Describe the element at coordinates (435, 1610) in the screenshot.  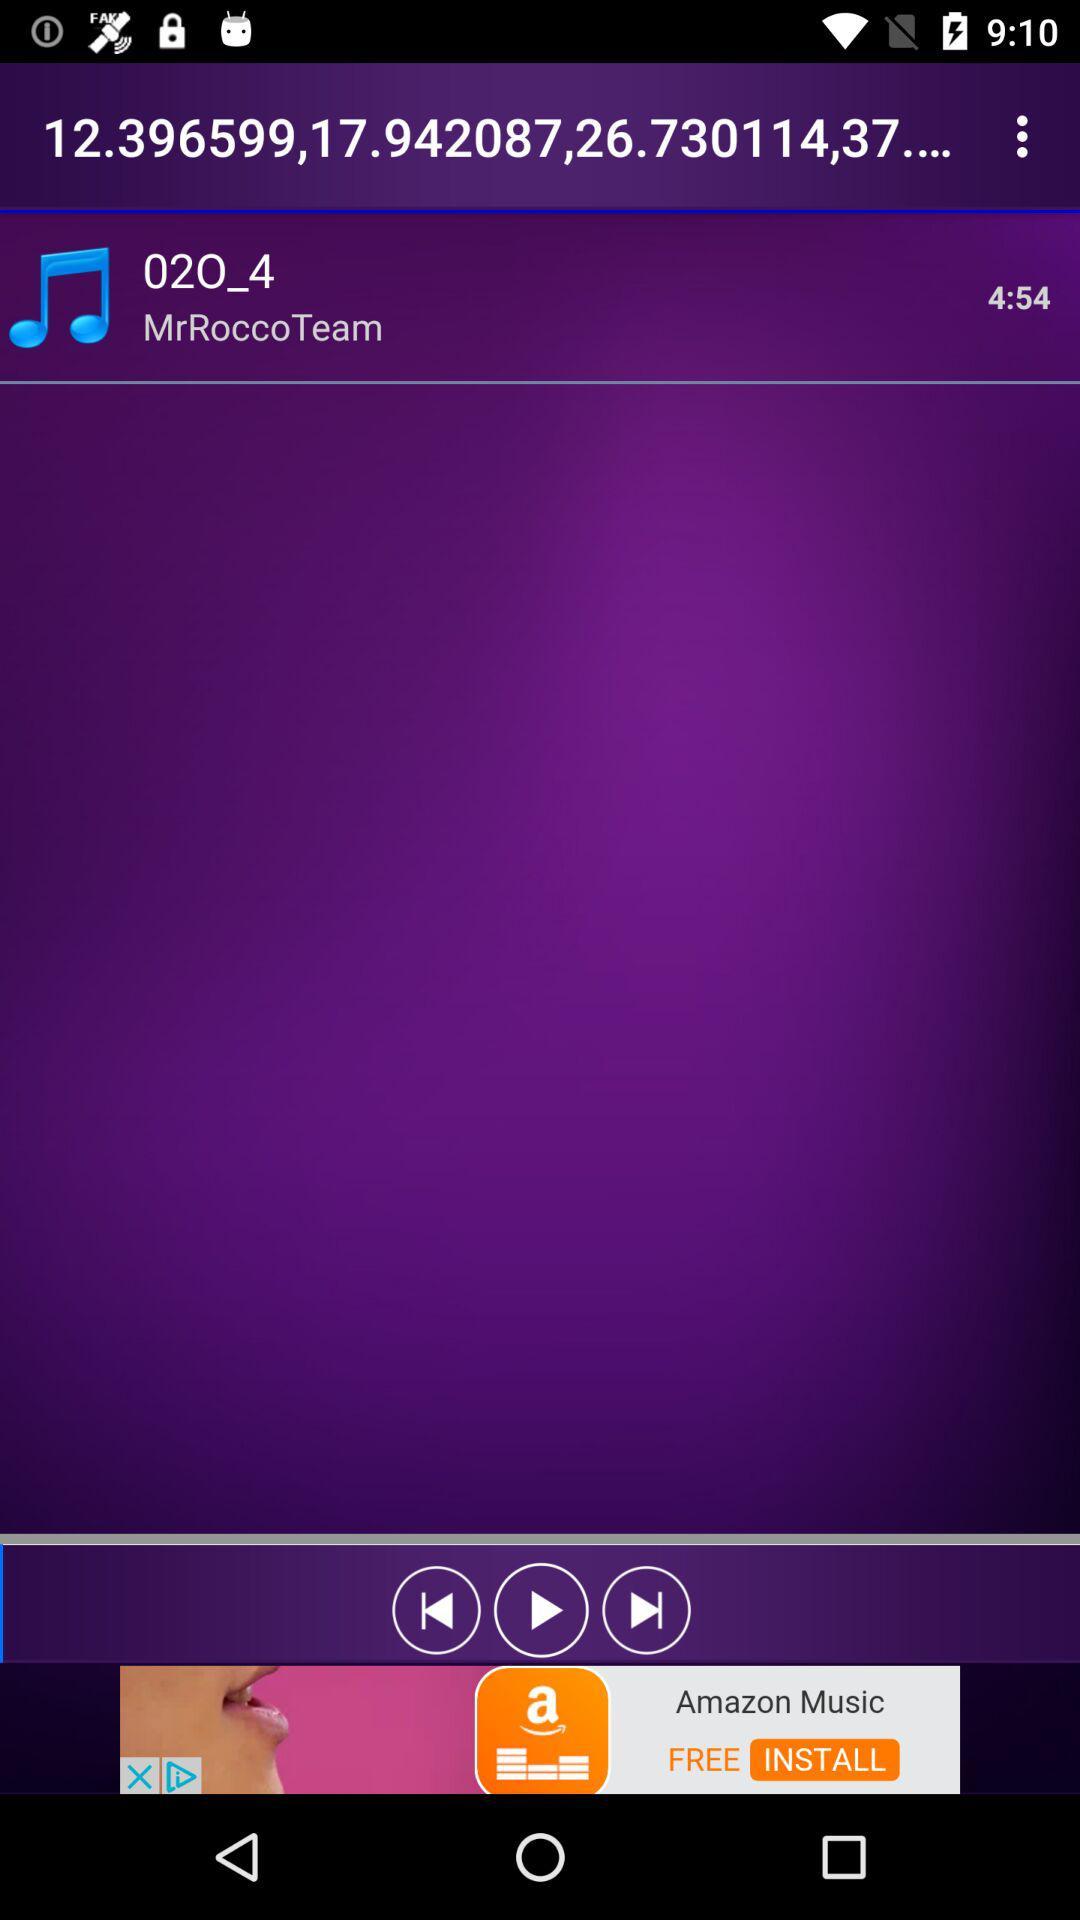
I see `go back` at that location.